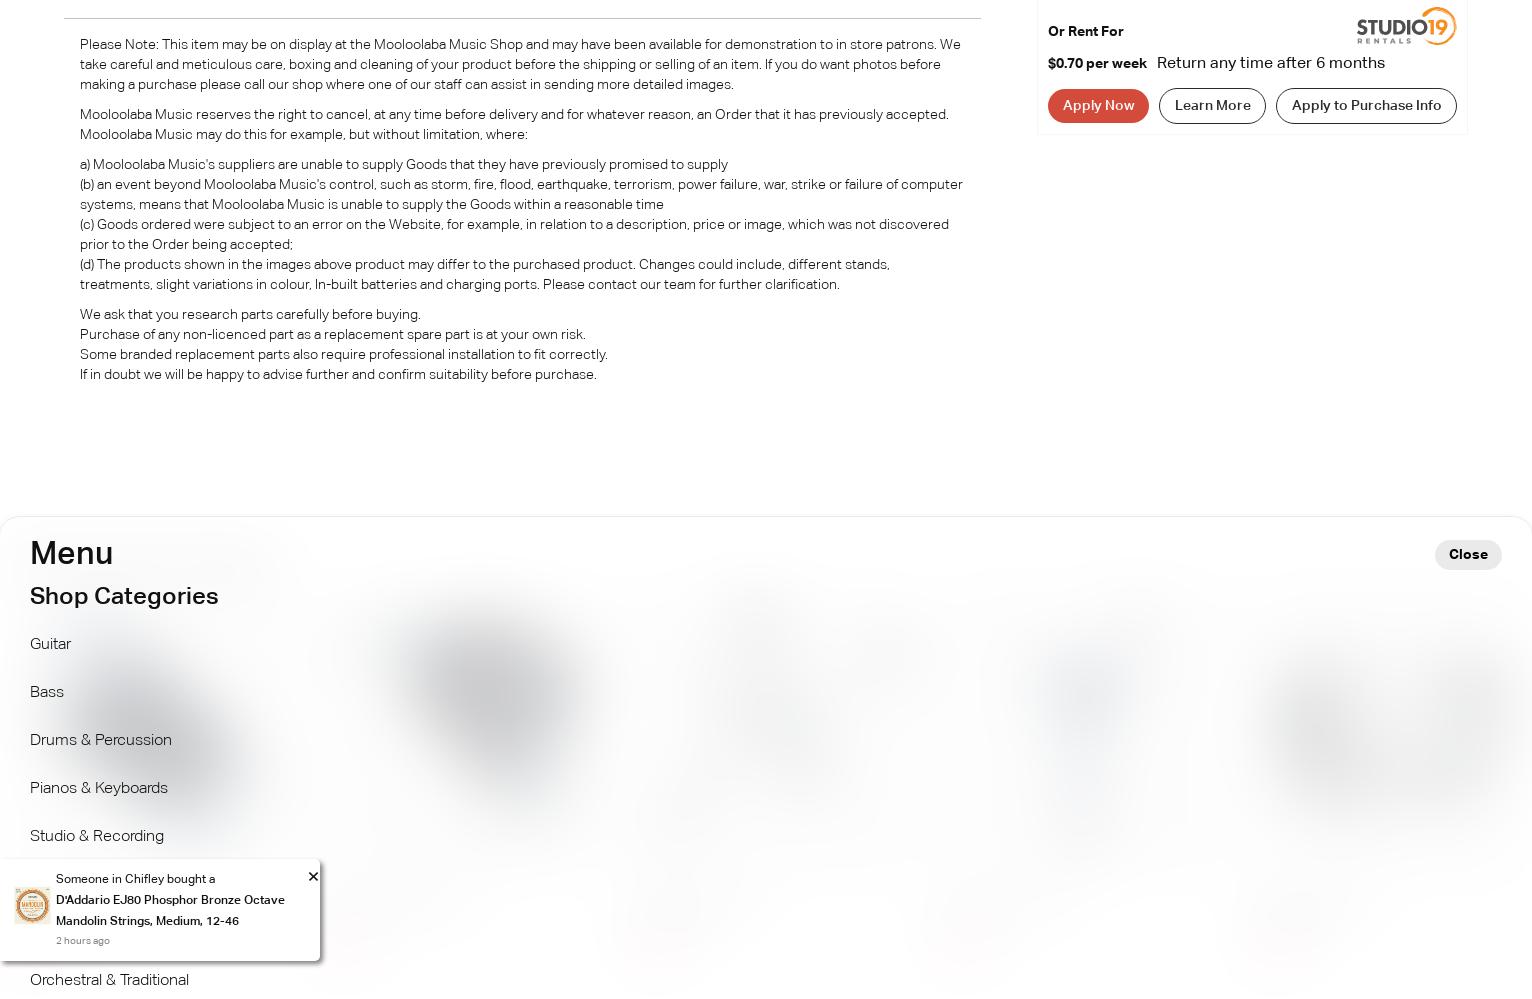 The width and height of the screenshot is (1532, 999). What do you see at coordinates (9, 560) in the screenshot?
I see `'More from this category'` at bounding box center [9, 560].